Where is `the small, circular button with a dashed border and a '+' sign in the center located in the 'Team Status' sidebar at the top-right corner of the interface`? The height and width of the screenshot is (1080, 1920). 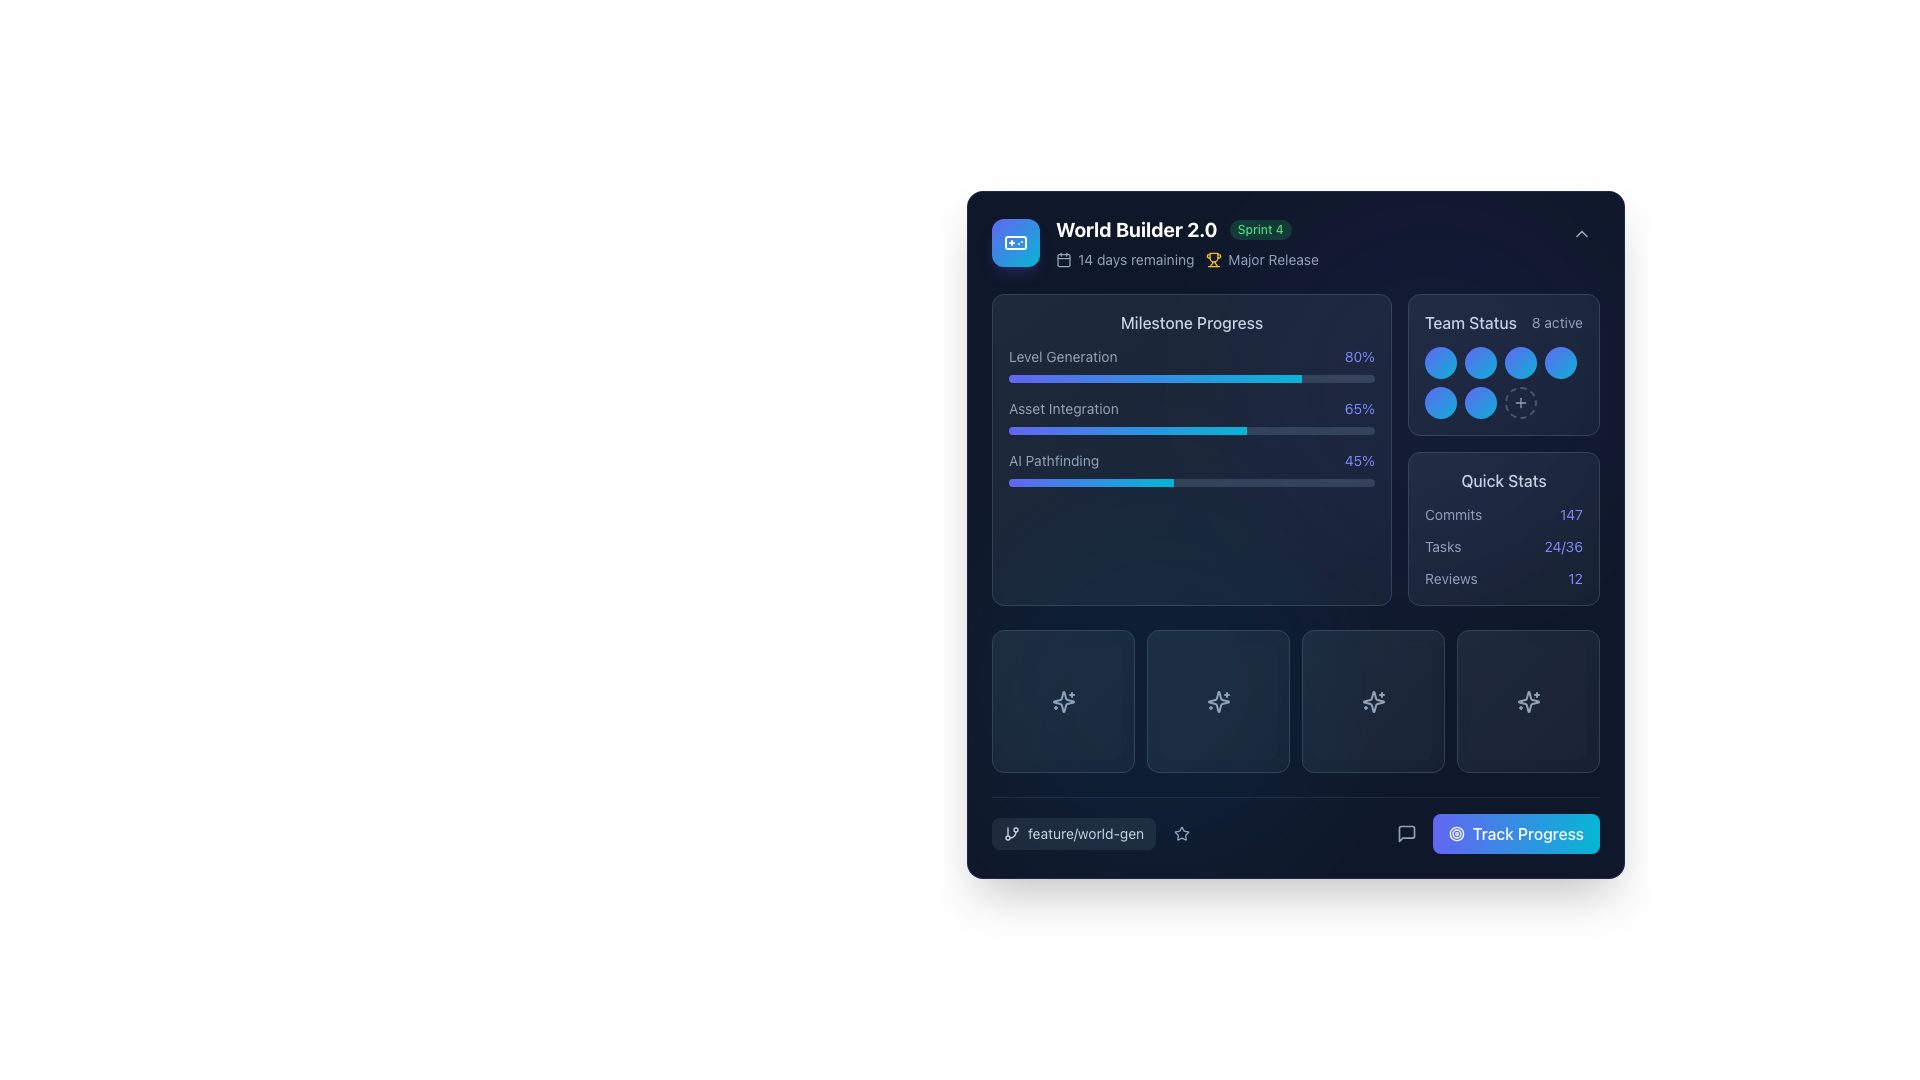
the small, circular button with a dashed border and a '+' sign in the center located in the 'Team Status' sidebar at the top-right corner of the interface is located at coordinates (1520, 402).